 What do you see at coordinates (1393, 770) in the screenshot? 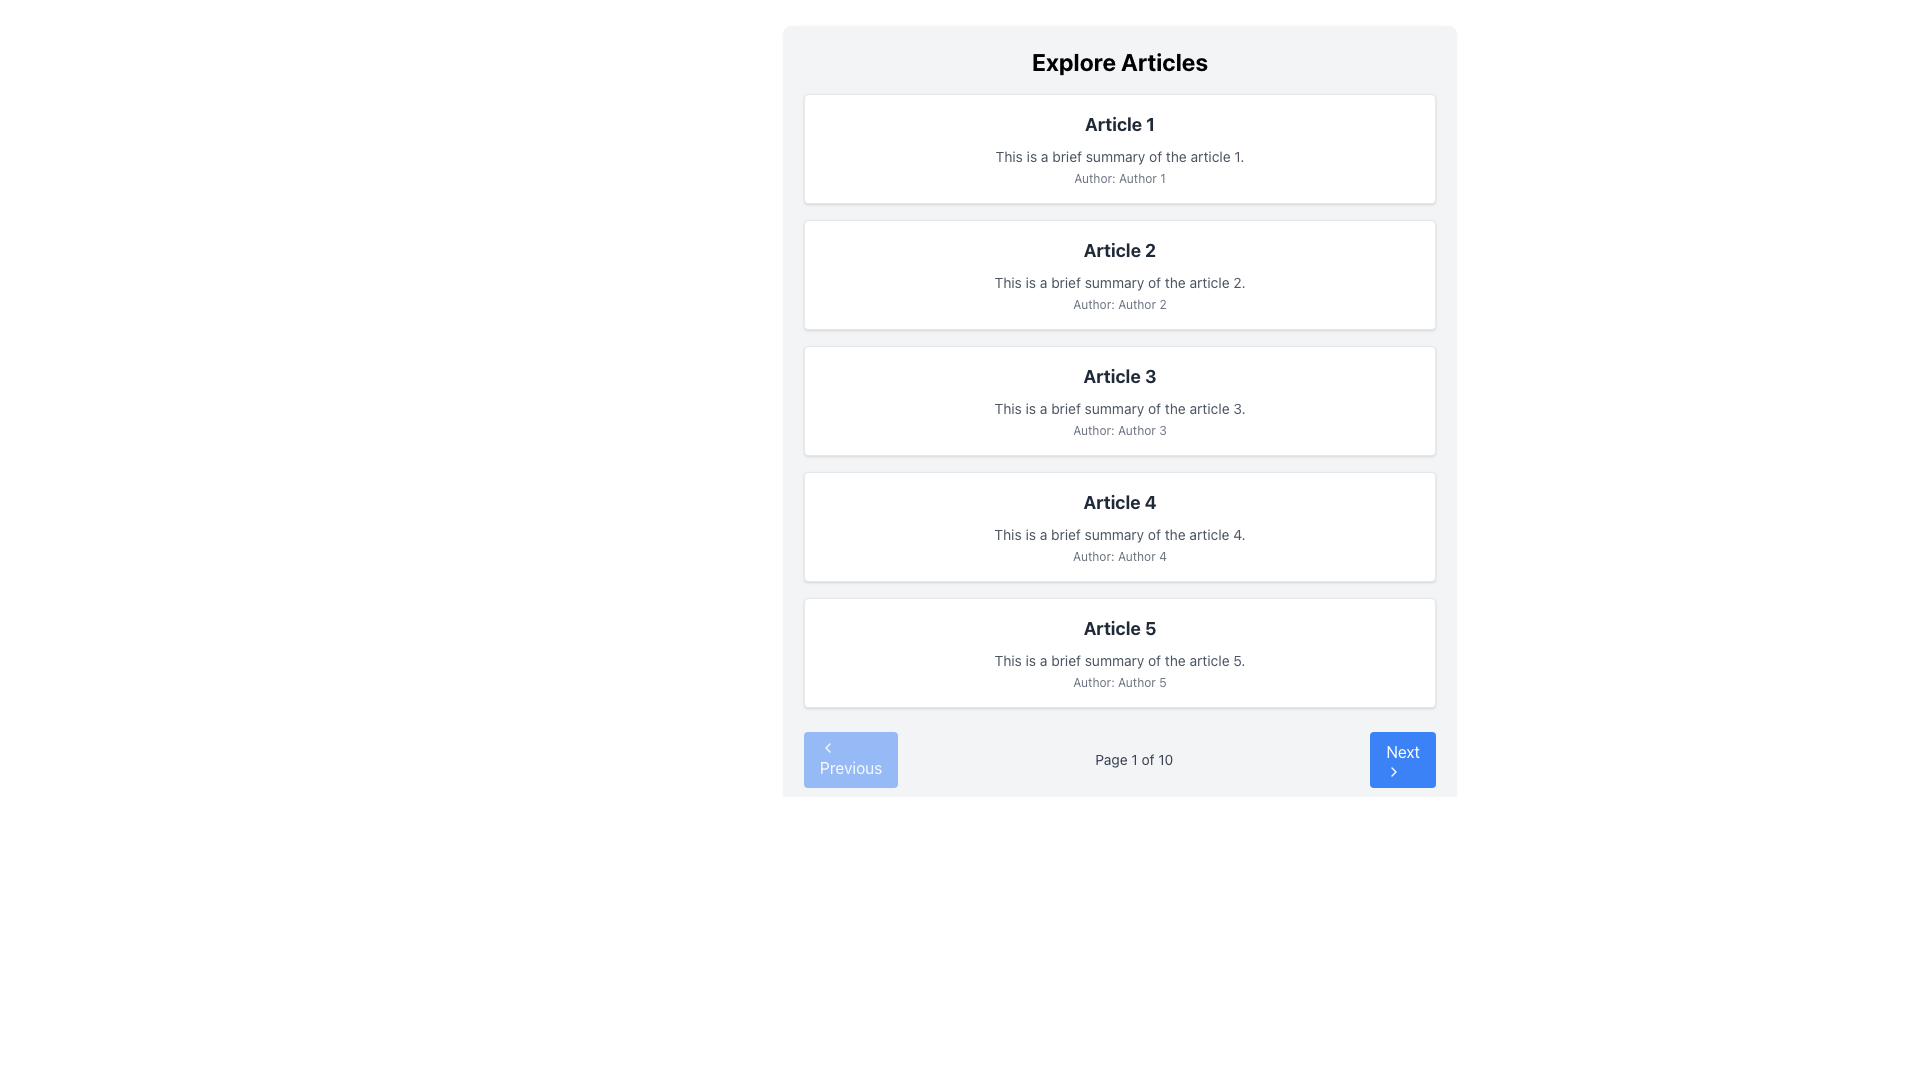
I see `the chevron icon located to the right of the text inside the 'Next' button in the bottom-right corner of the interface` at bounding box center [1393, 770].